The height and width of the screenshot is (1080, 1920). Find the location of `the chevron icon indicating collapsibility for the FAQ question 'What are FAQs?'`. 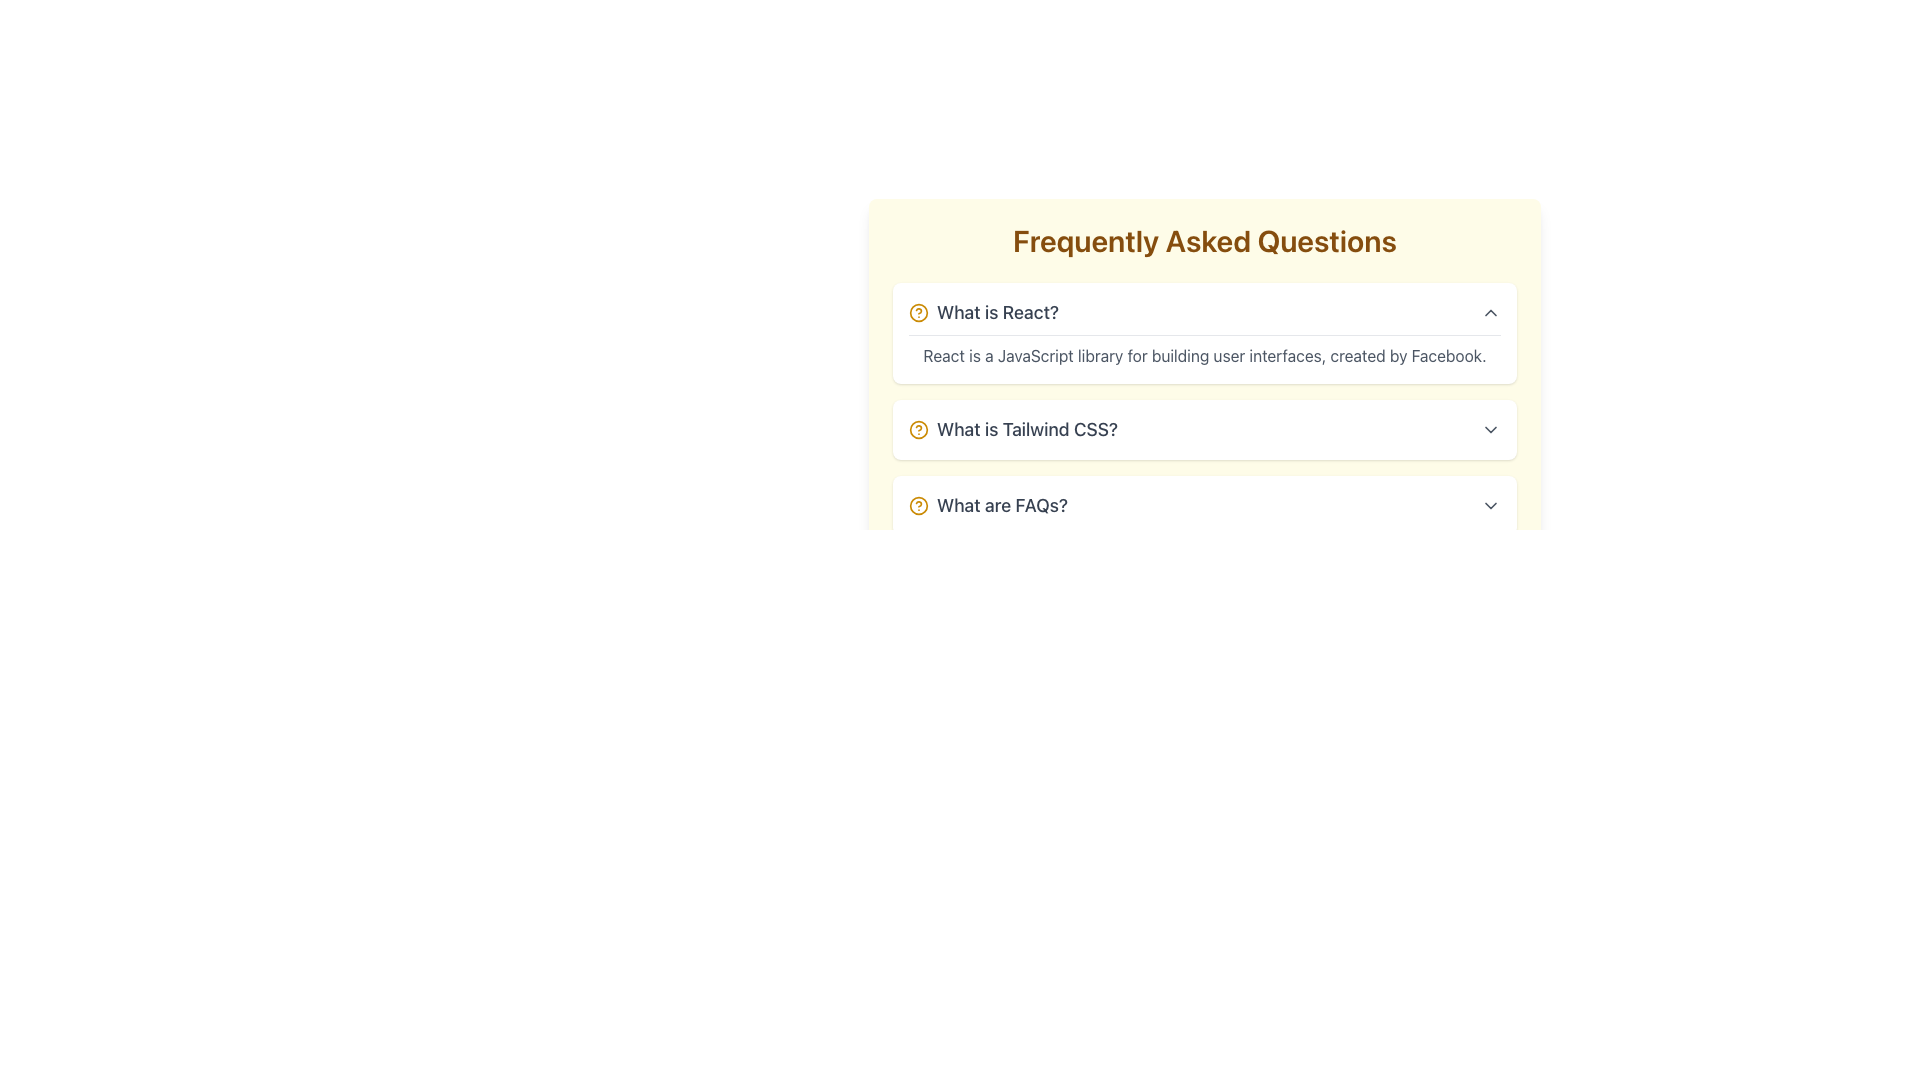

the chevron icon indicating collapsibility for the FAQ question 'What are FAQs?' is located at coordinates (1491, 504).